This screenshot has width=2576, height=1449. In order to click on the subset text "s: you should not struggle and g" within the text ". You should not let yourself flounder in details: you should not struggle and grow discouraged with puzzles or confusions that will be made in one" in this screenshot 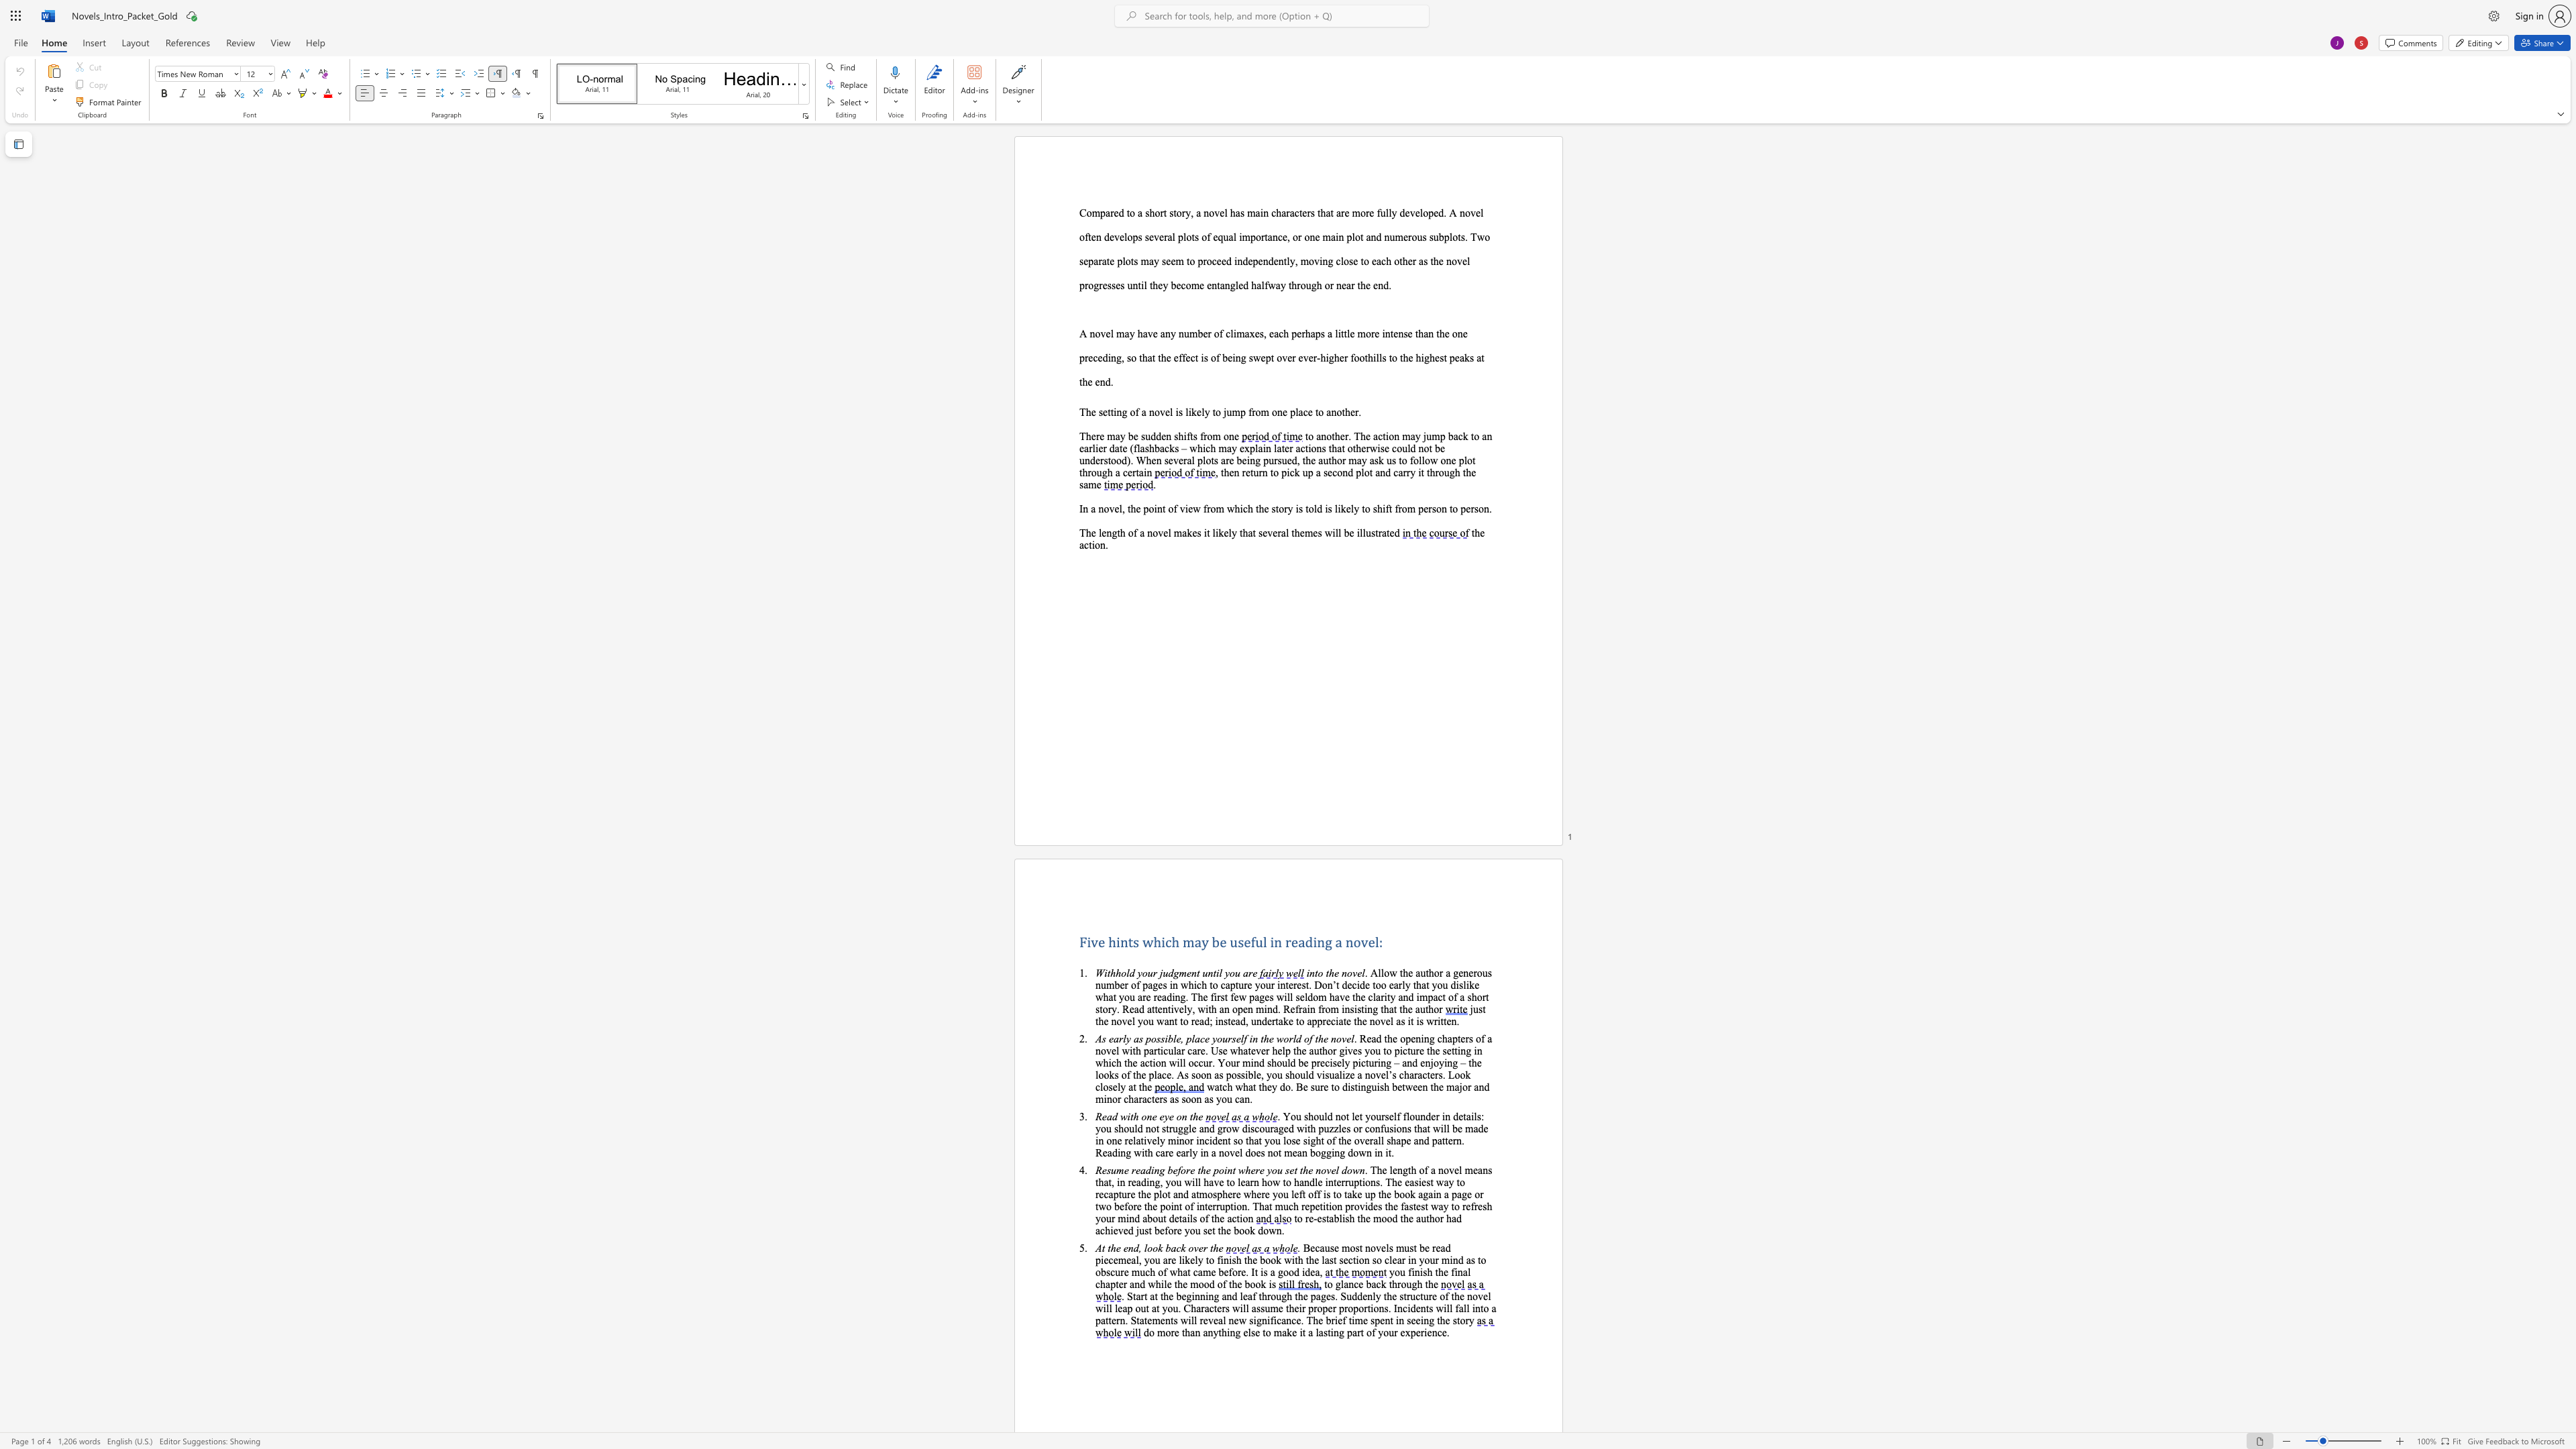, I will do `click(1476, 1116)`.